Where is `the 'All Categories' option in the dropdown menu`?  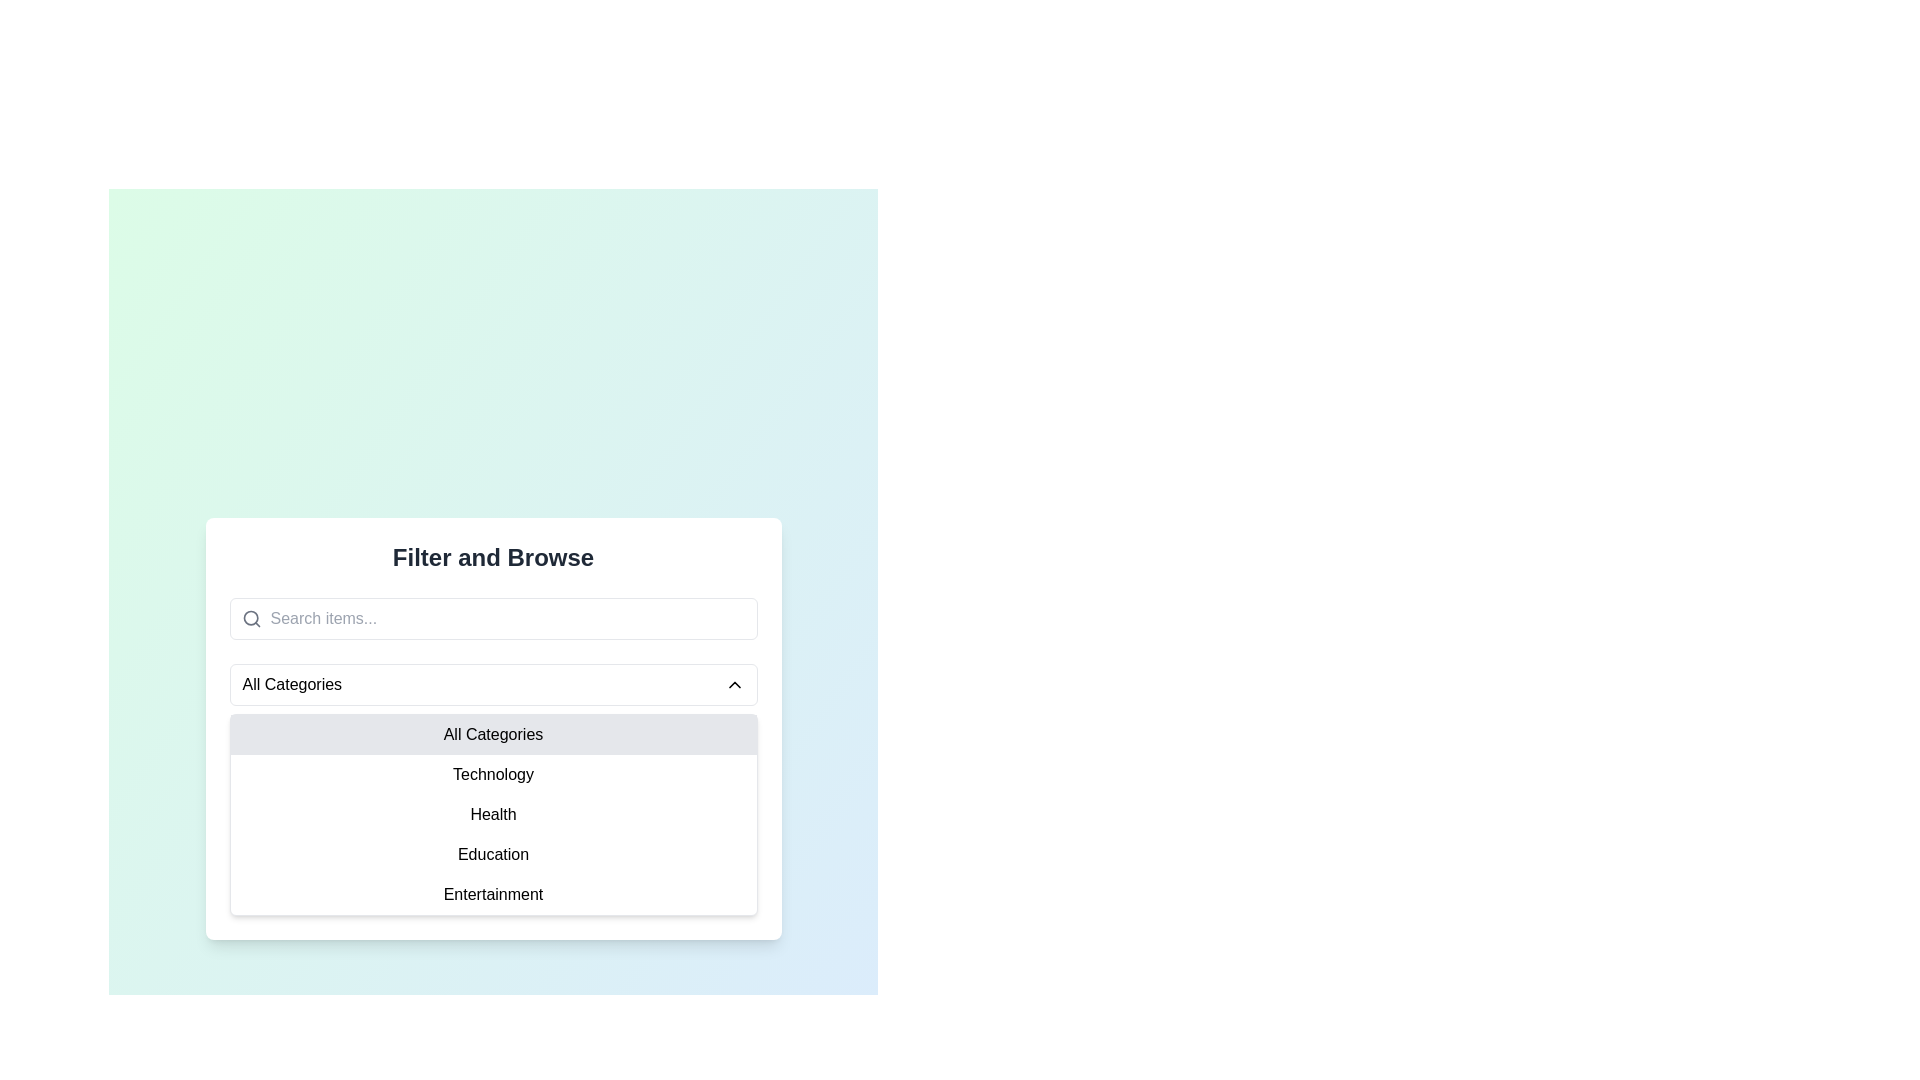
the 'All Categories' option in the dropdown menu is located at coordinates (493, 729).